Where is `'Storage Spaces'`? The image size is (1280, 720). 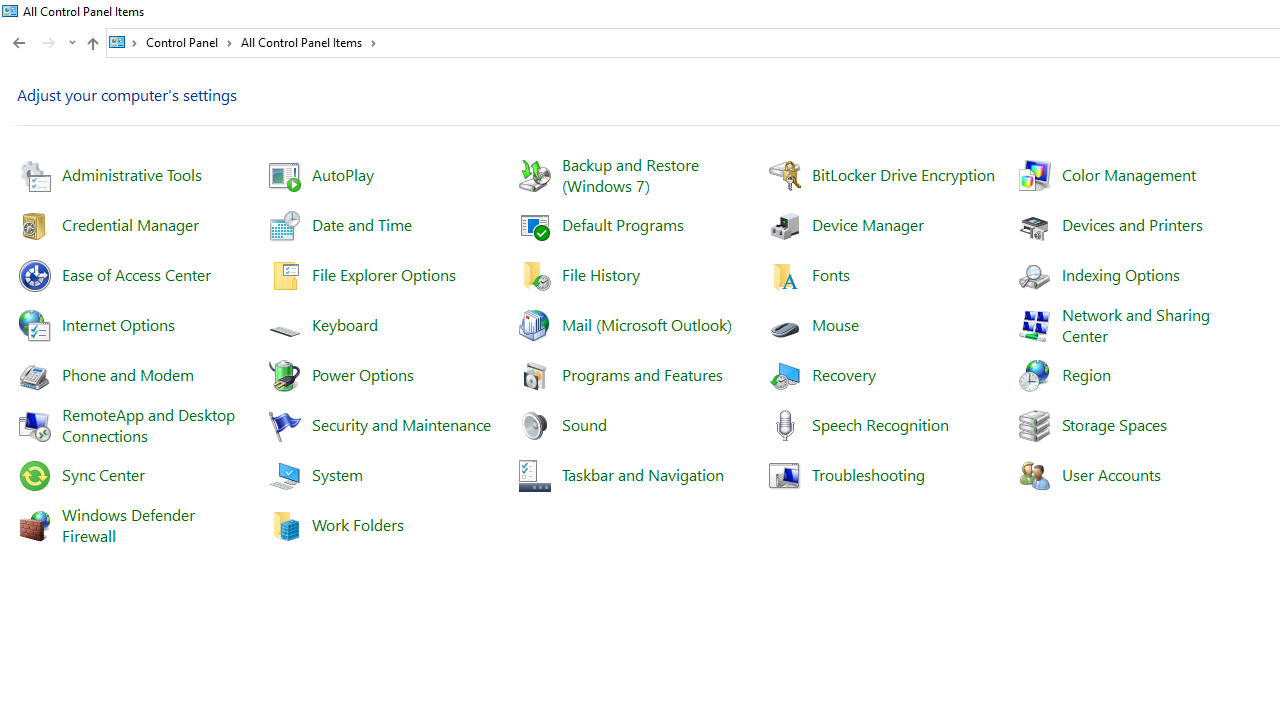 'Storage Spaces' is located at coordinates (1113, 423).